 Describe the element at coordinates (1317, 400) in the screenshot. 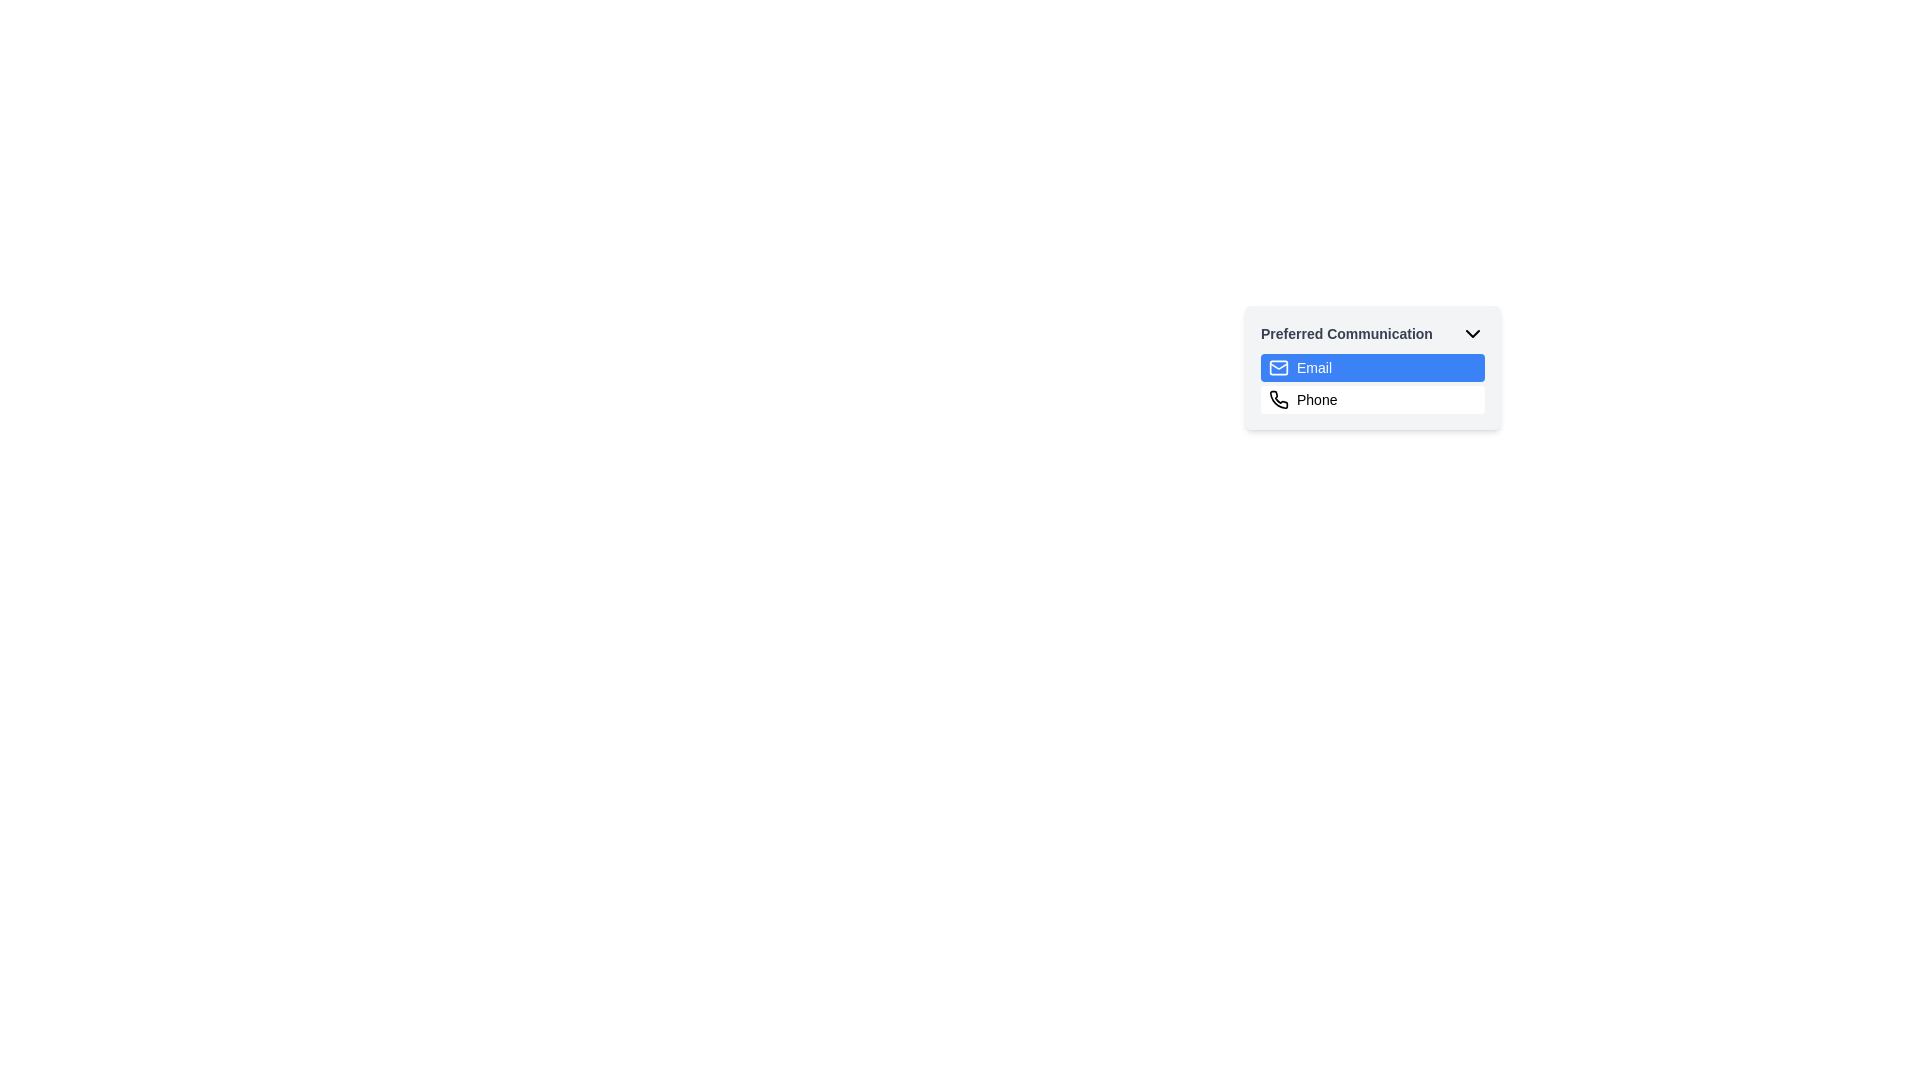

I see `the 'Phone' text label in the dropdown menu, which indicates the phone communication method option following the phone icon` at that location.